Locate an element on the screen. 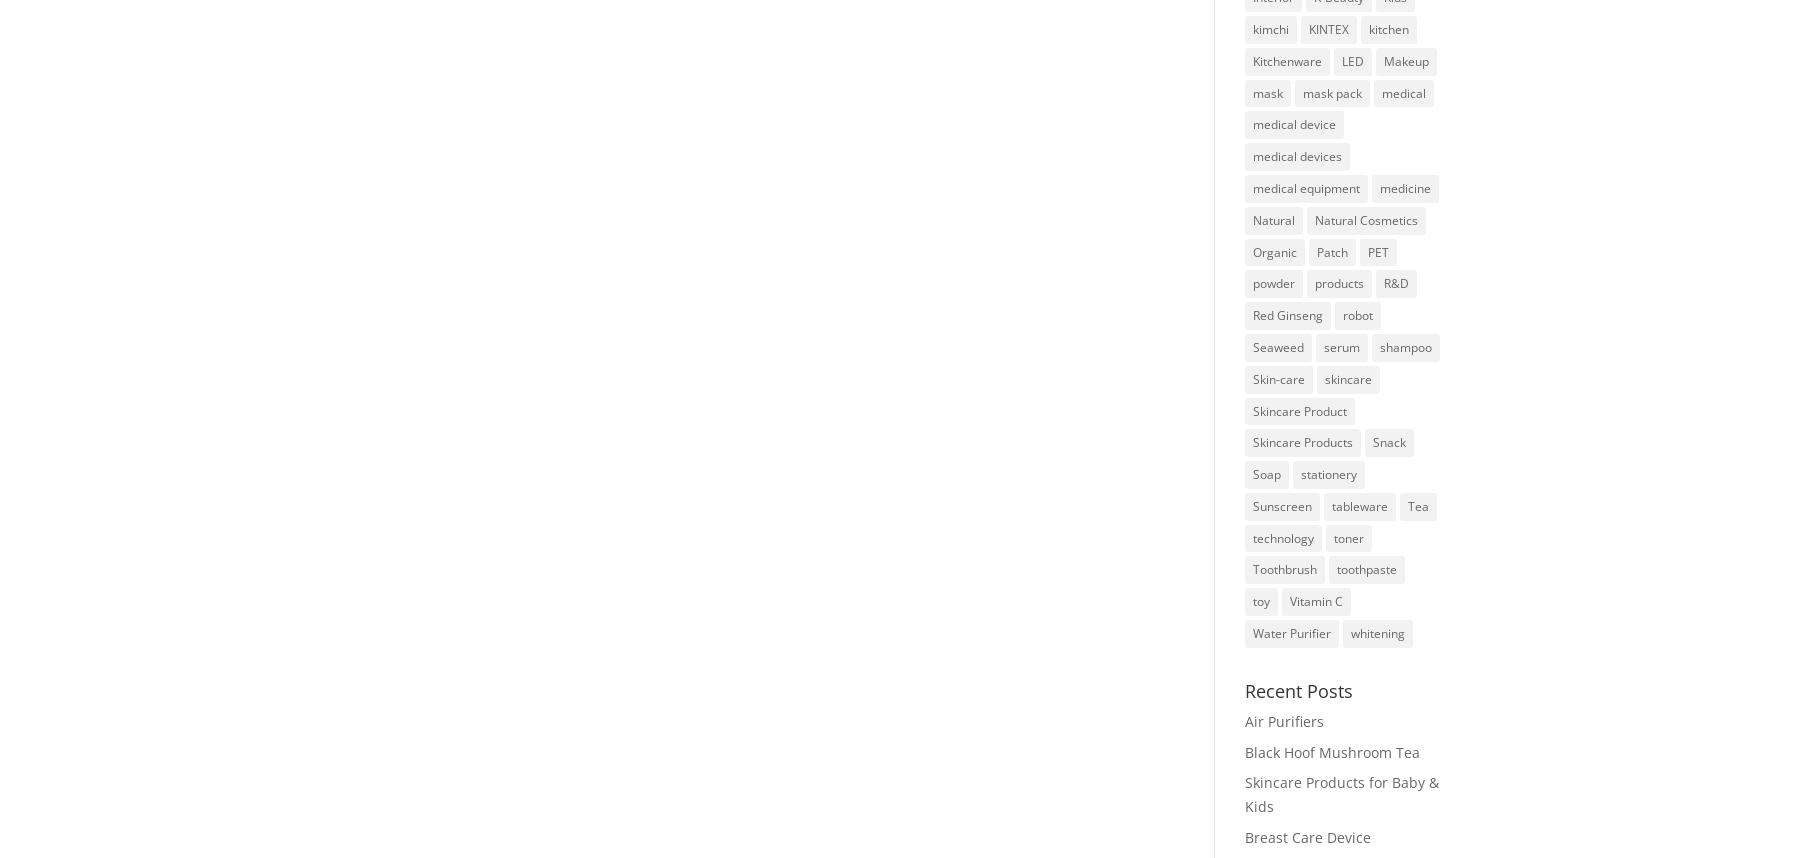 This screenshot has width=1800, height=858. 'toner' is located at coordinates (1348, 537).